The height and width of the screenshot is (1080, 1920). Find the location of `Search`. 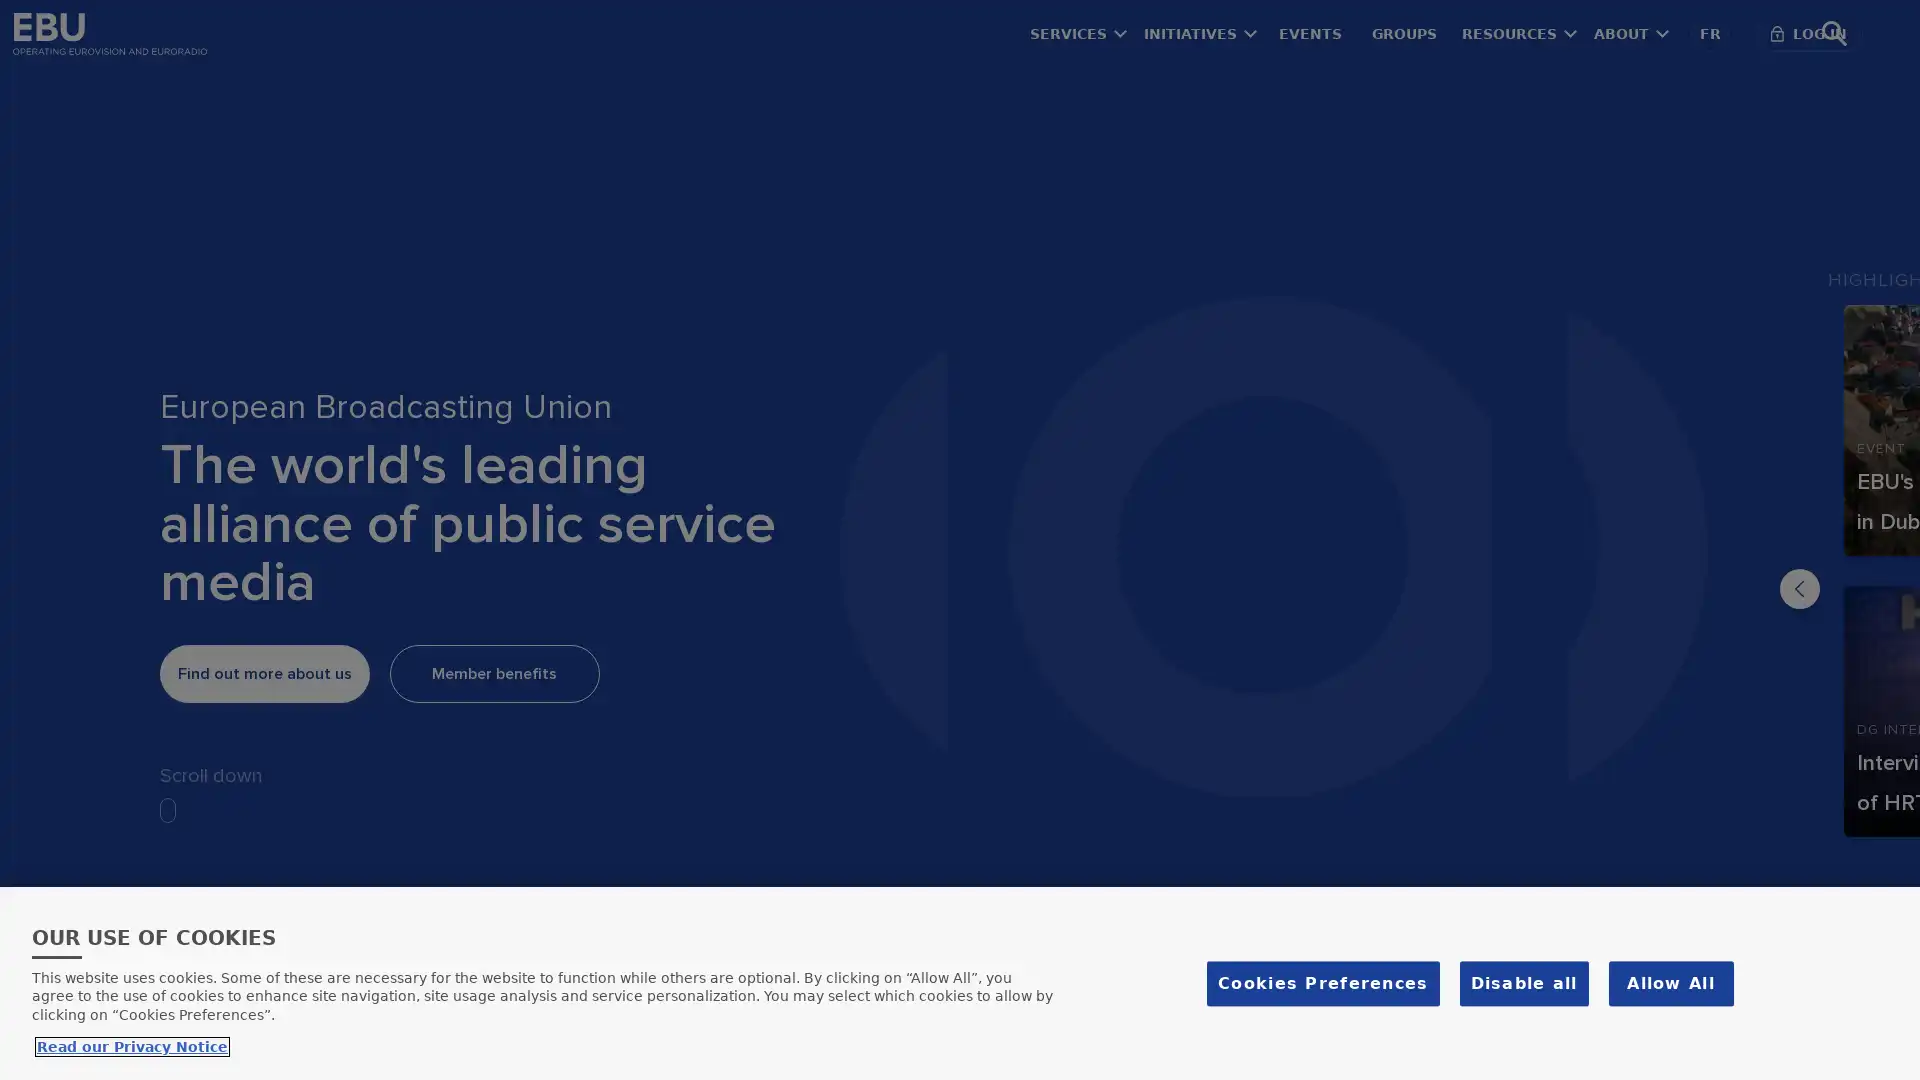

Search is located at coordinates (1891, 33).